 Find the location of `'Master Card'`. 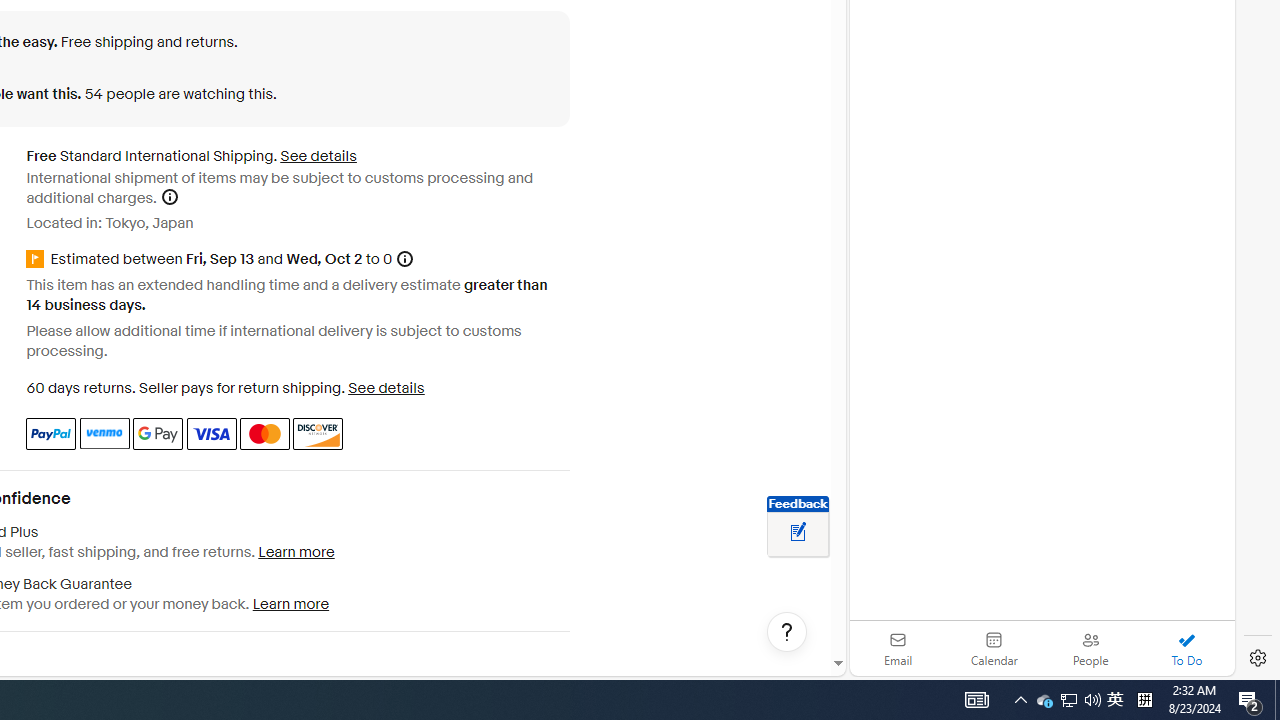

'Master Card' is located at coordinates (263, 432).